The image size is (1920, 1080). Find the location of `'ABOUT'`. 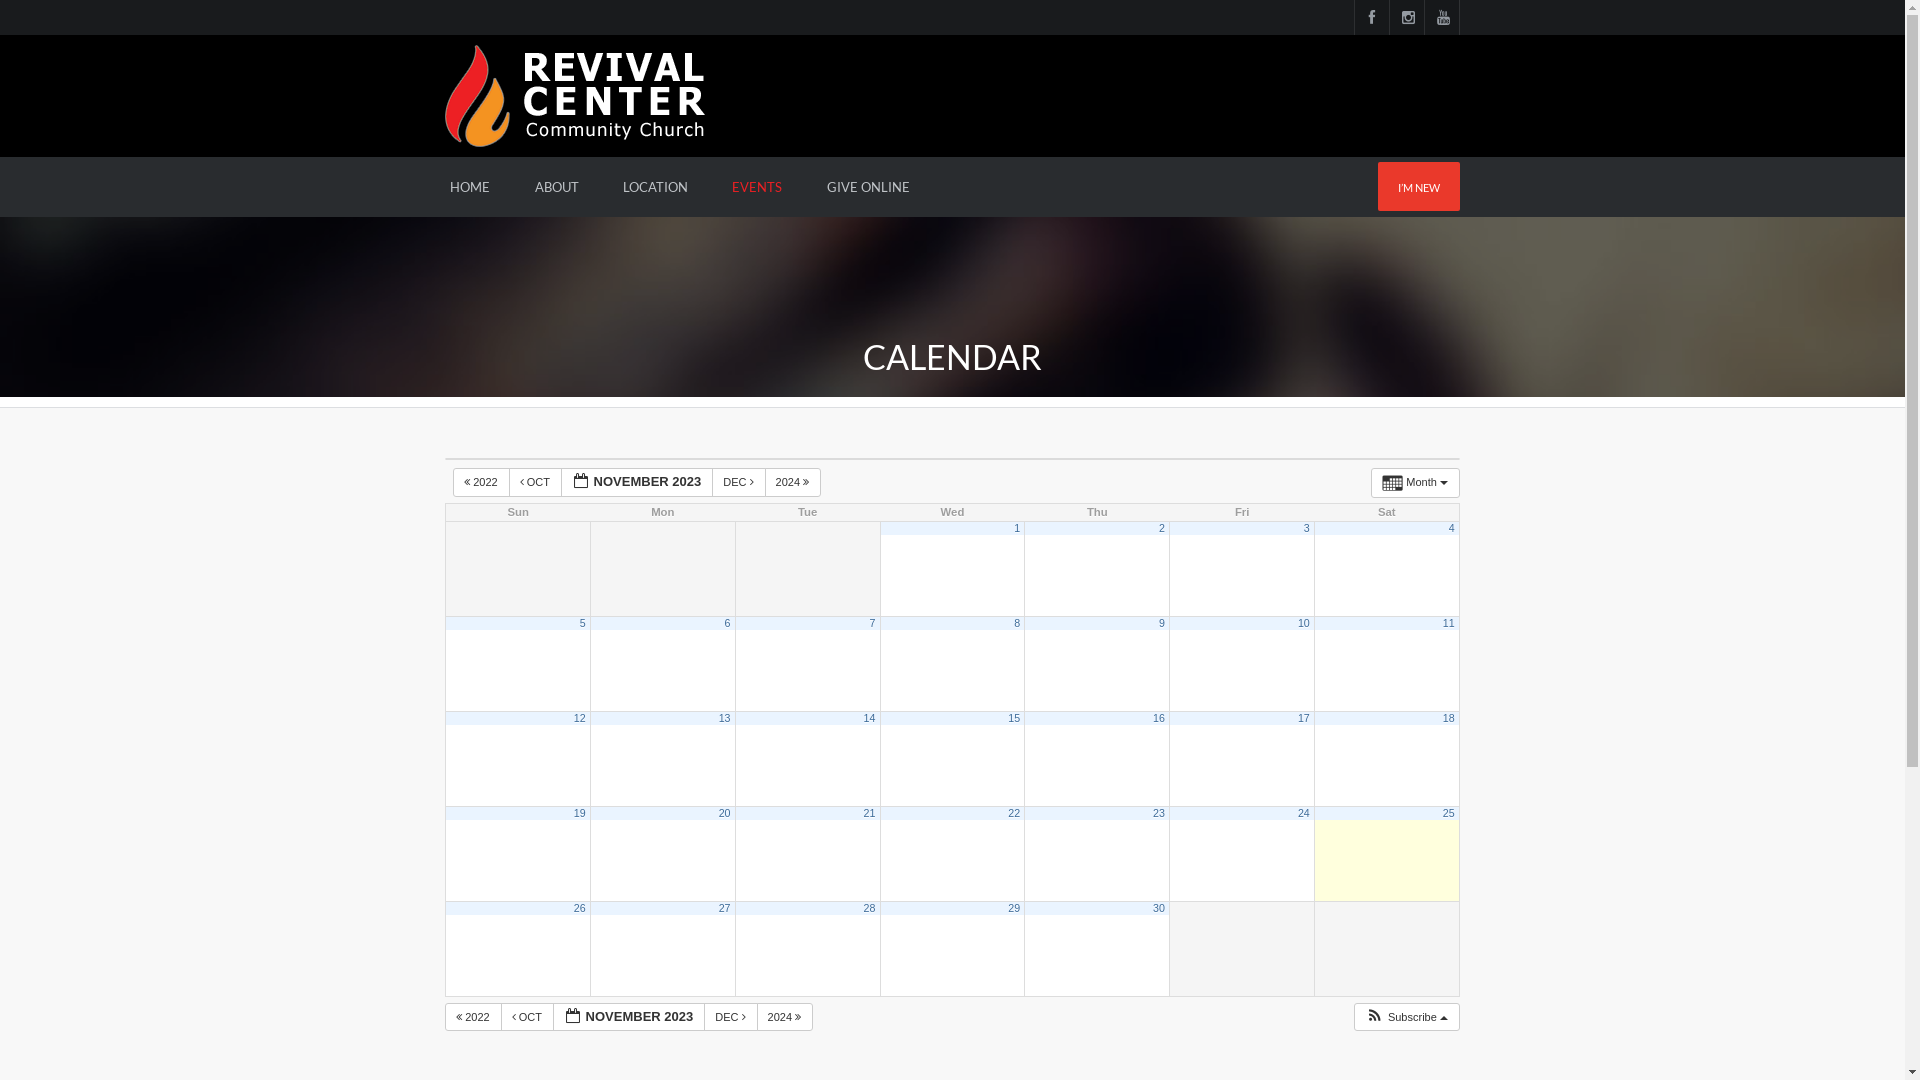

'ABOUT' is located at coordinates (556, 186).